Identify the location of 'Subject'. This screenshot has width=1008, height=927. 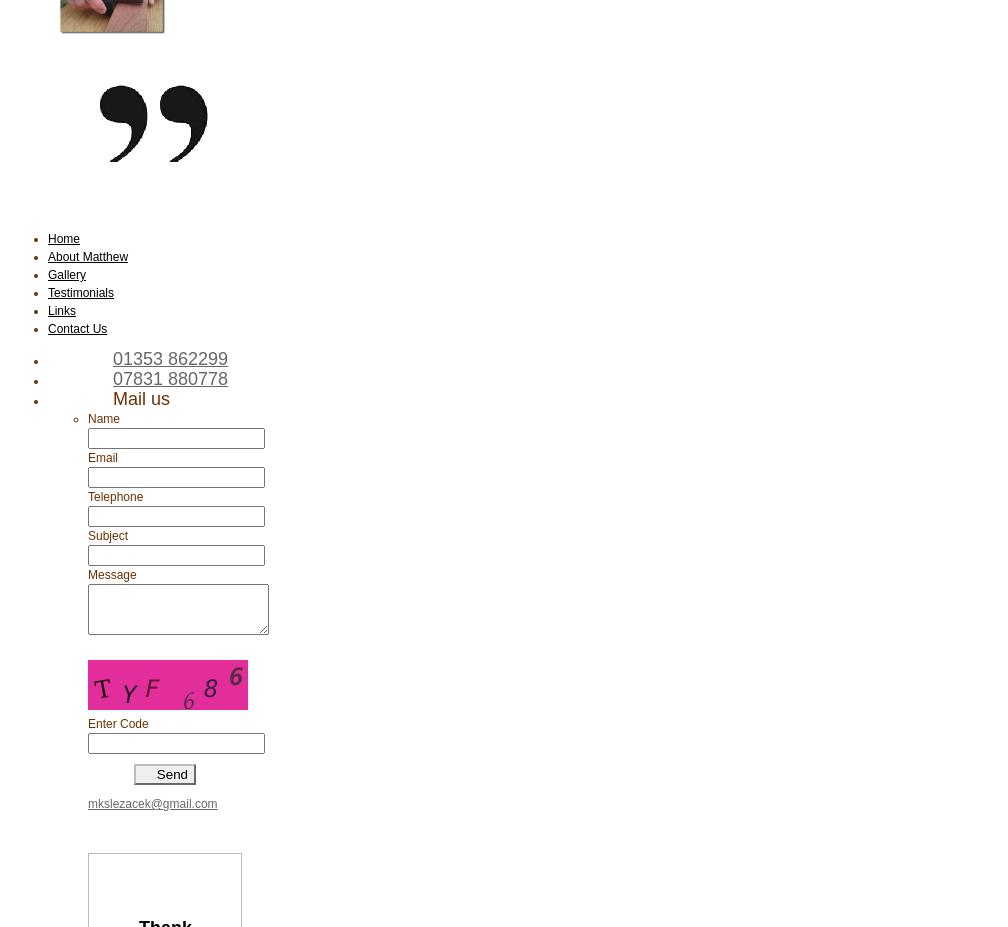
(107, 535).